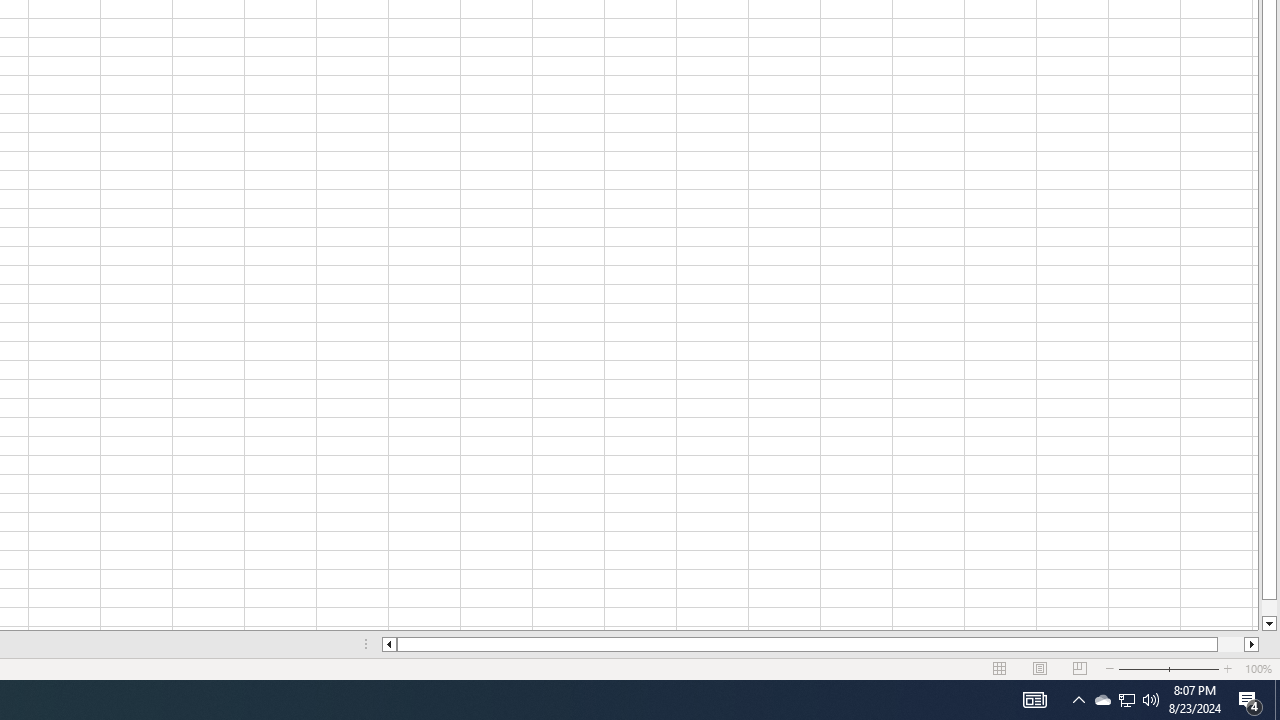 Image resolution: width=1280 pixels, height=720 pixels. What do you see at coordinates (820, 644) in the screenshot?
I see `'Class: NetUIScrollBar'` at bounding box center [820, 644].